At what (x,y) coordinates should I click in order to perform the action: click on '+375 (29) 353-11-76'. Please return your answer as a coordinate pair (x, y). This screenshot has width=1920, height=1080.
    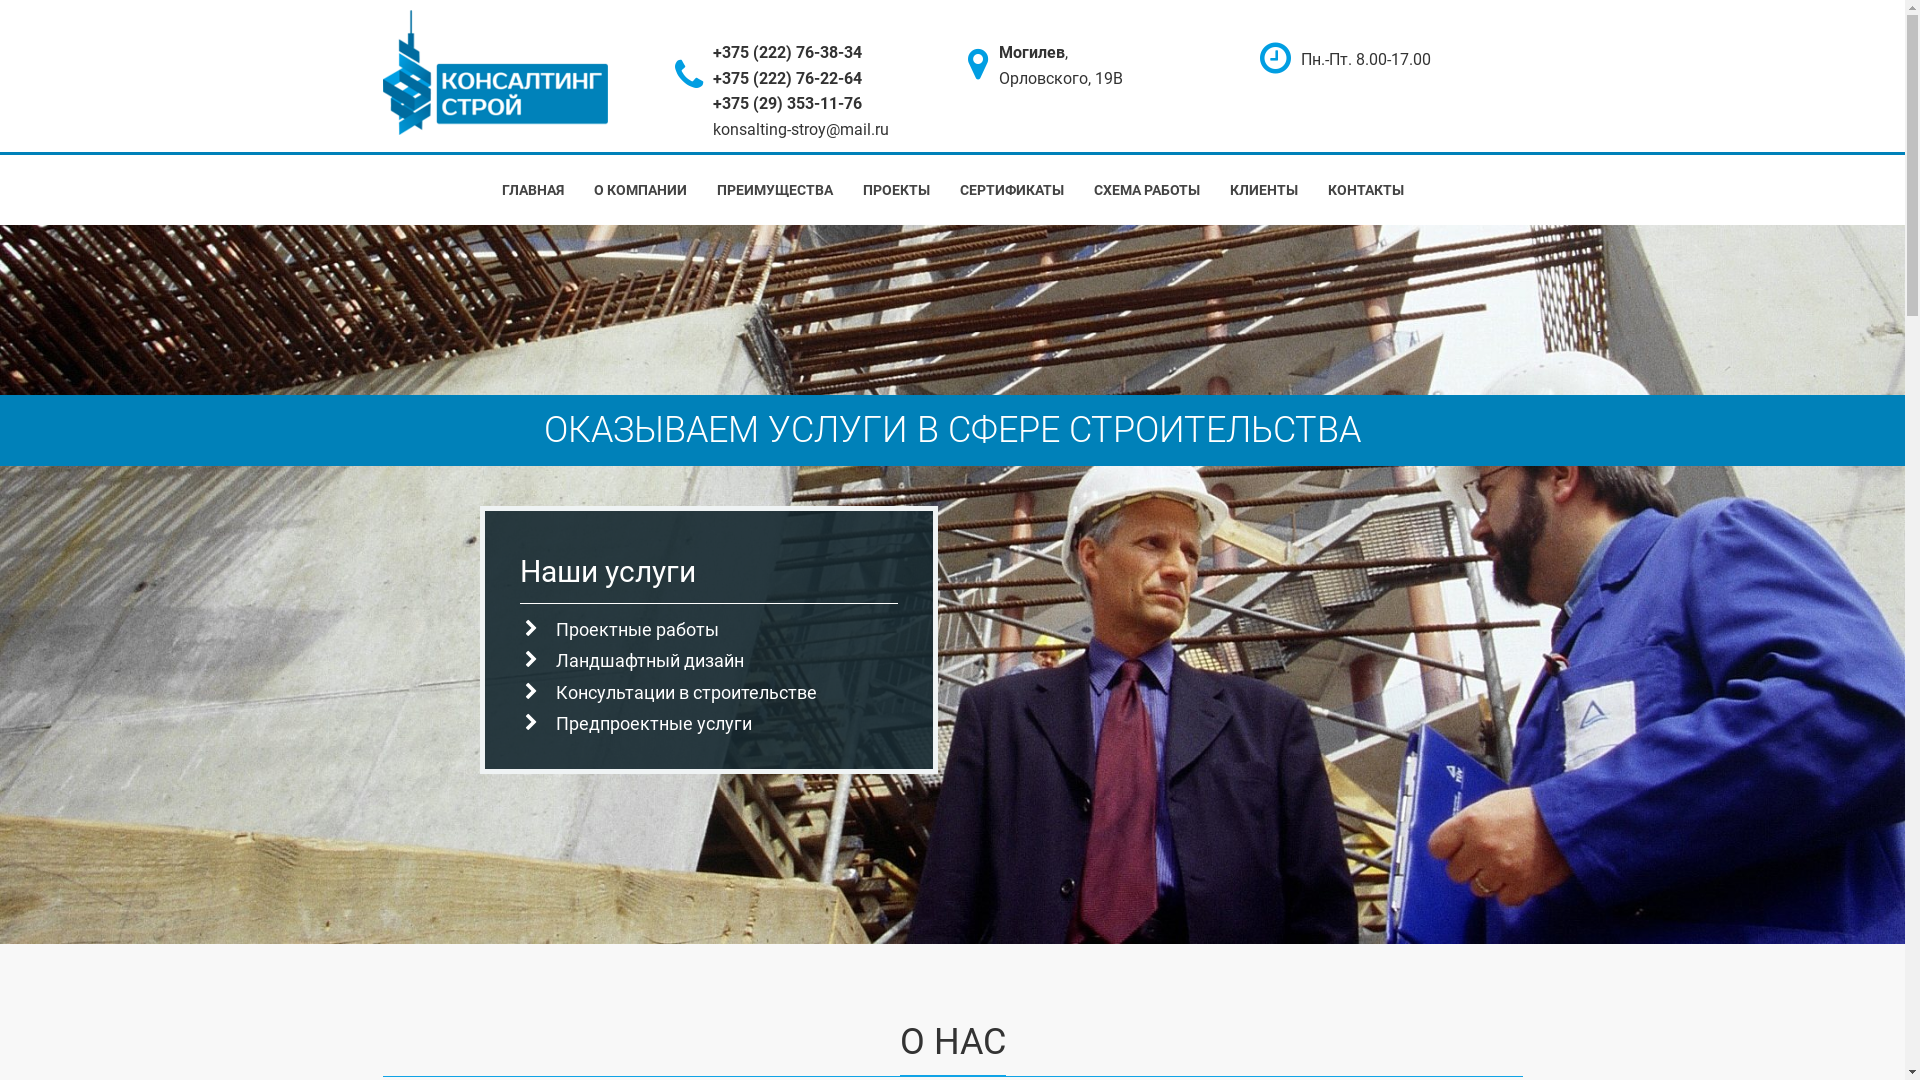
    Looking at the image, I should click on (786, 103).